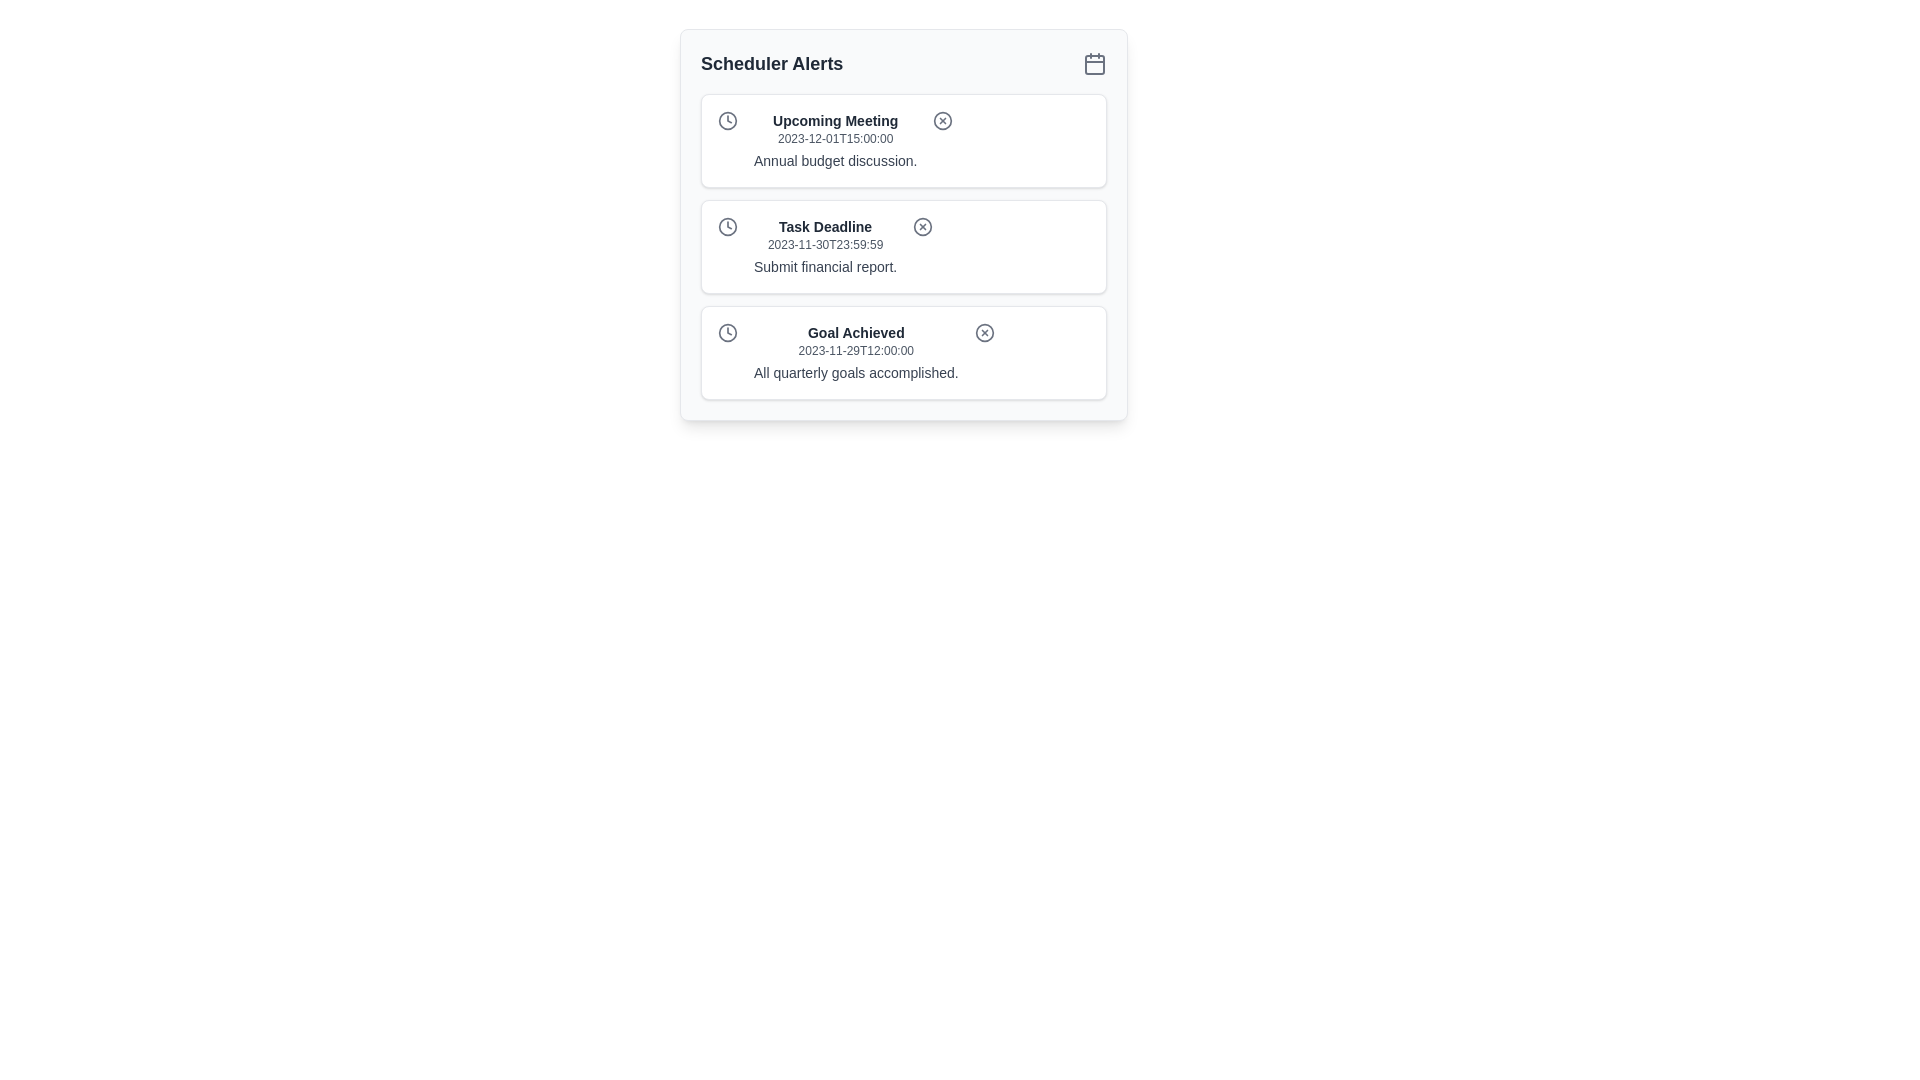  I want to click on assistive tools, so click(835, 160).